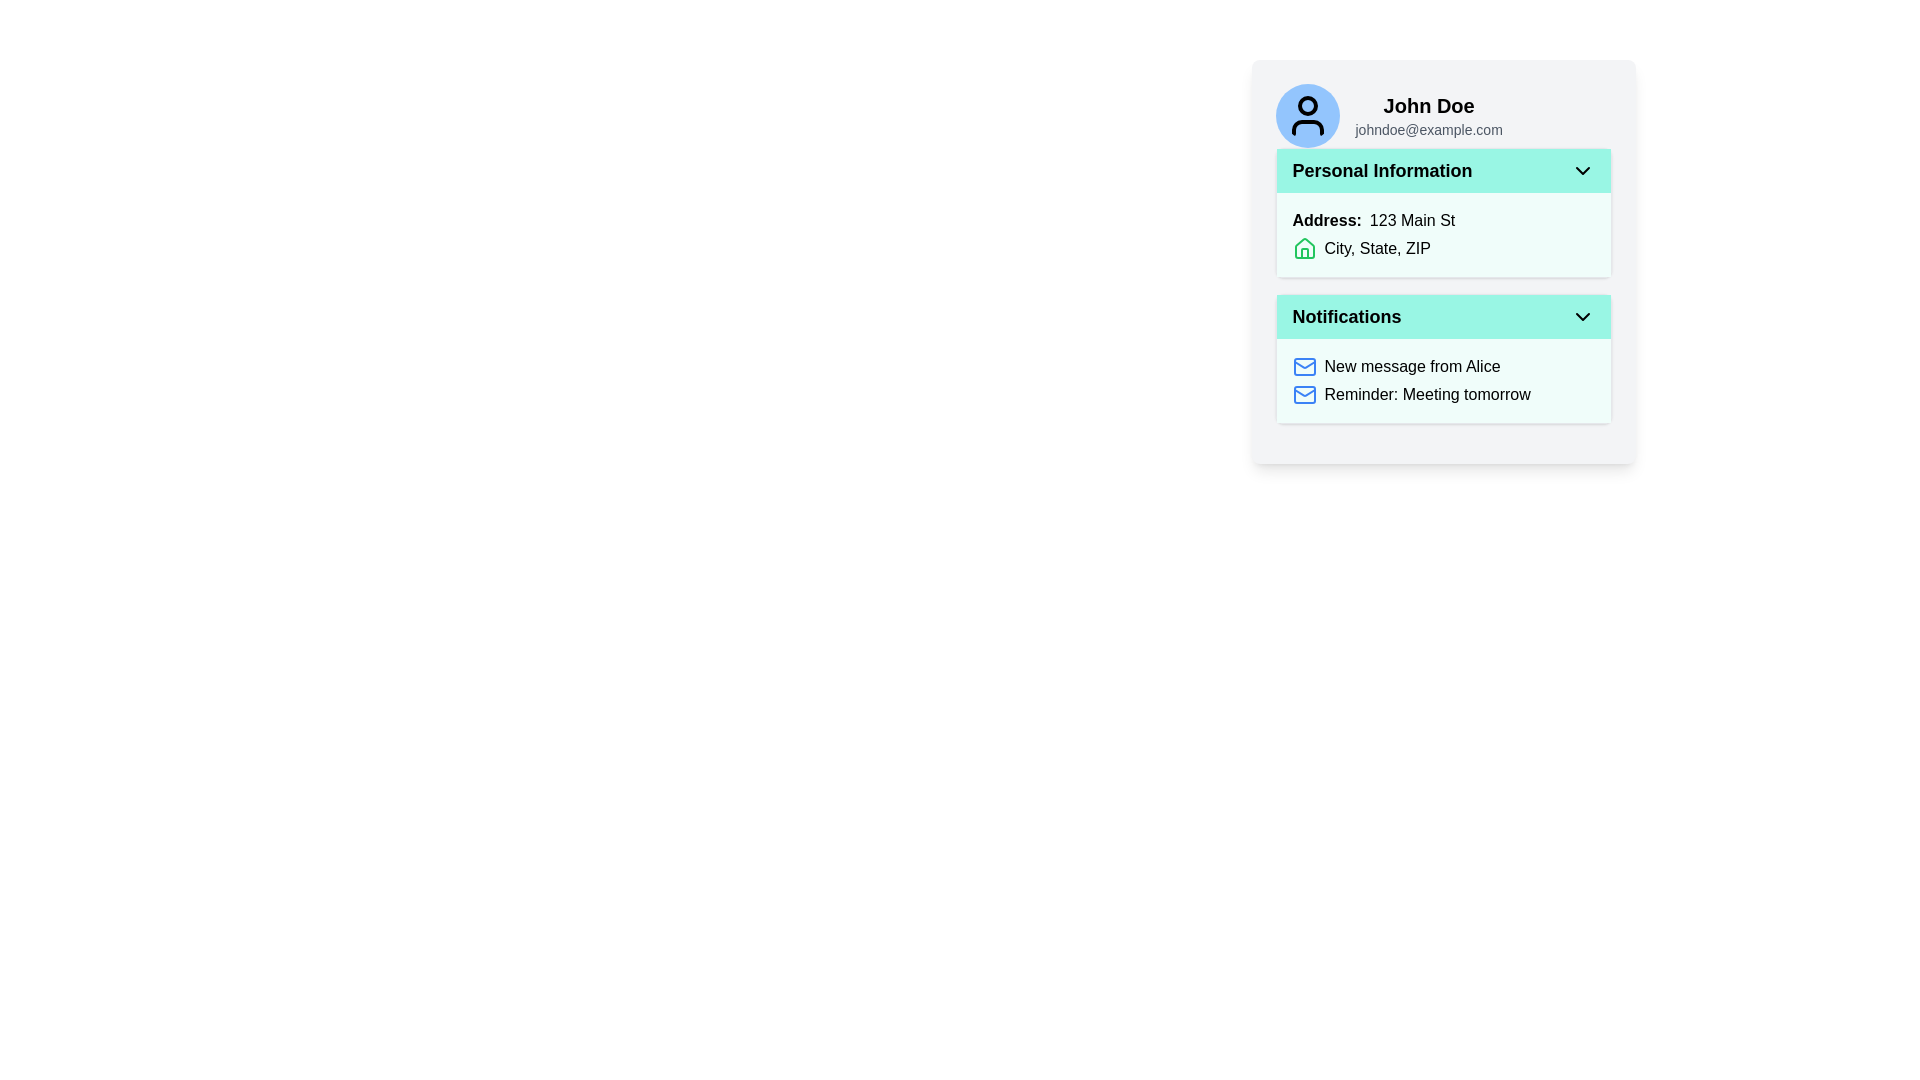 Image resolution: width=1920 pixels, height=1080 pixels. What do you see at coordinates (1304, 366) in the screenshot?
I see `the main rectangular body of the envelope icon in the Notifications section of the user profile card` at bounding box center [1304, 366].